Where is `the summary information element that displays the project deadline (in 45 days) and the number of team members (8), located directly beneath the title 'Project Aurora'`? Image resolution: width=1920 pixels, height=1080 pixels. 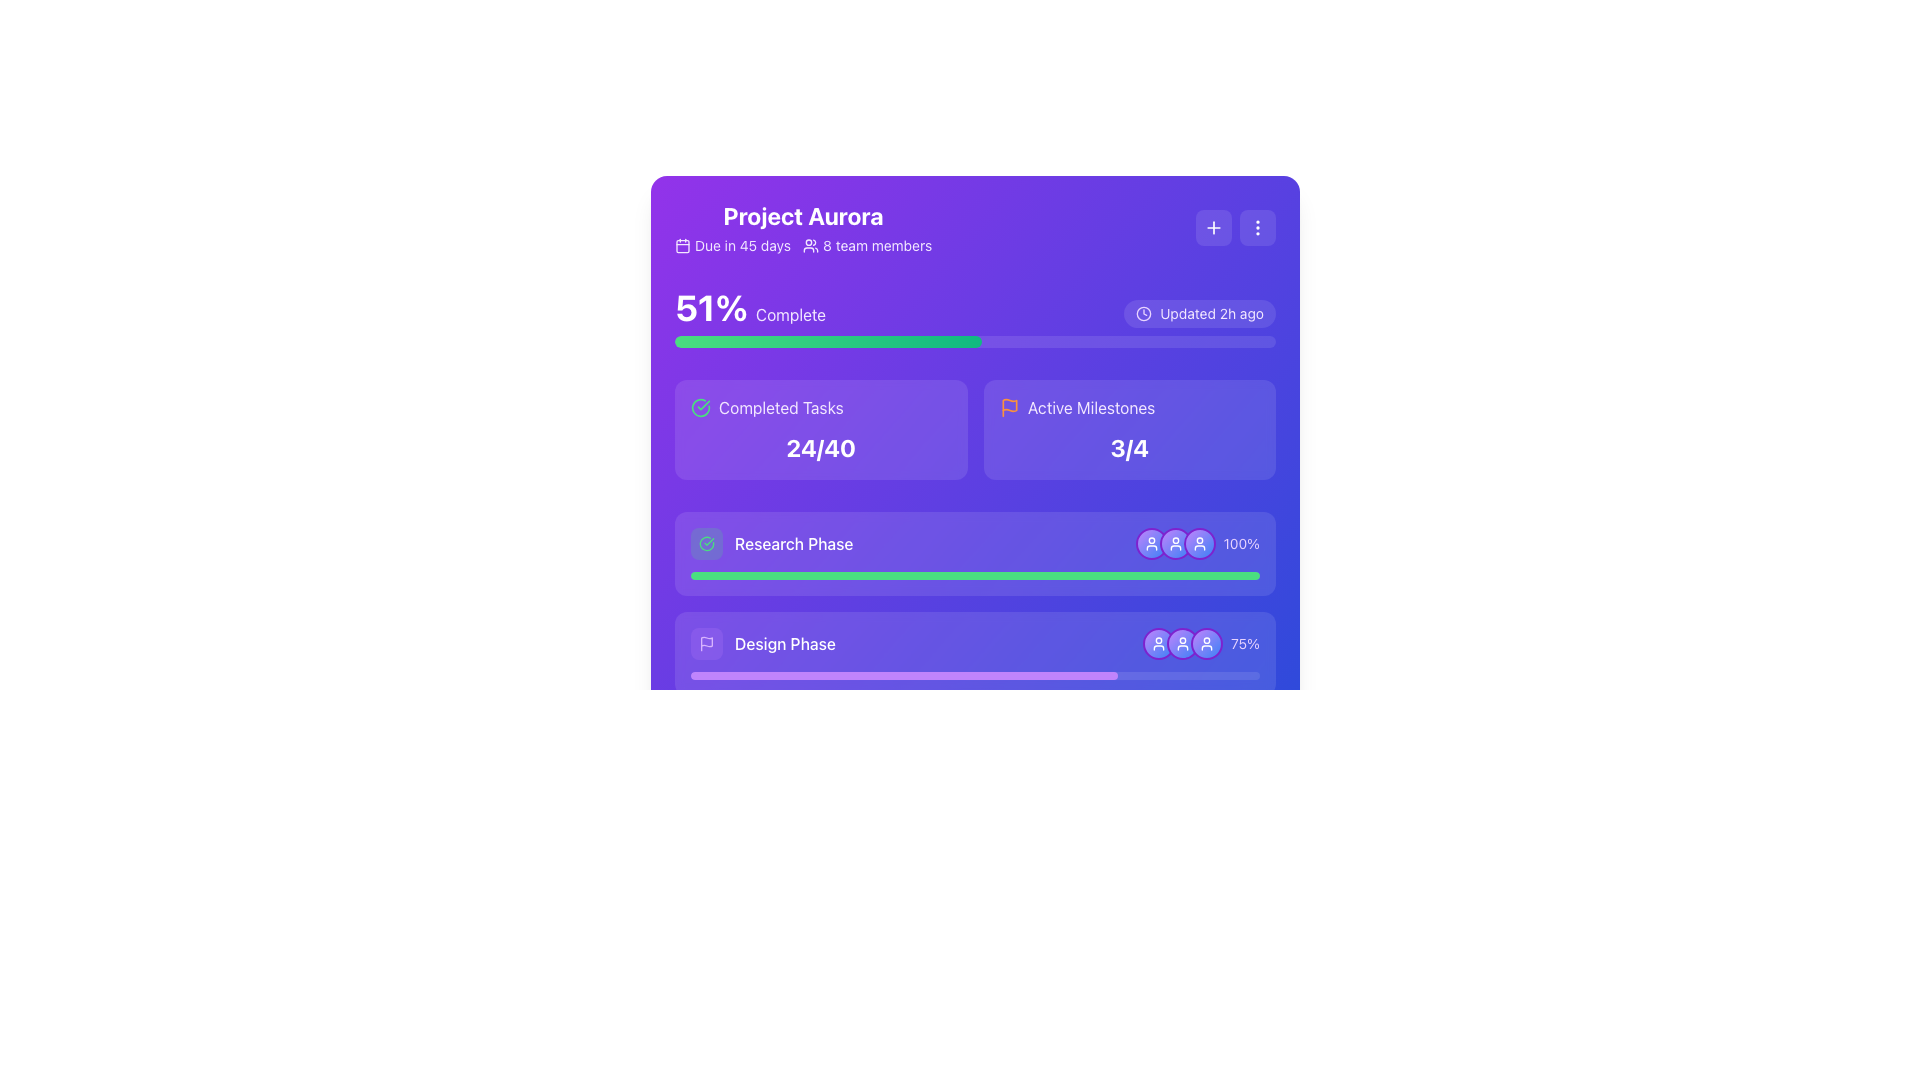 the summary information element that displays the project deadline (in 45 days) and the number of team members (8), located directly beneath the title 'Project Aurora' is located at coordinates (803, 245).